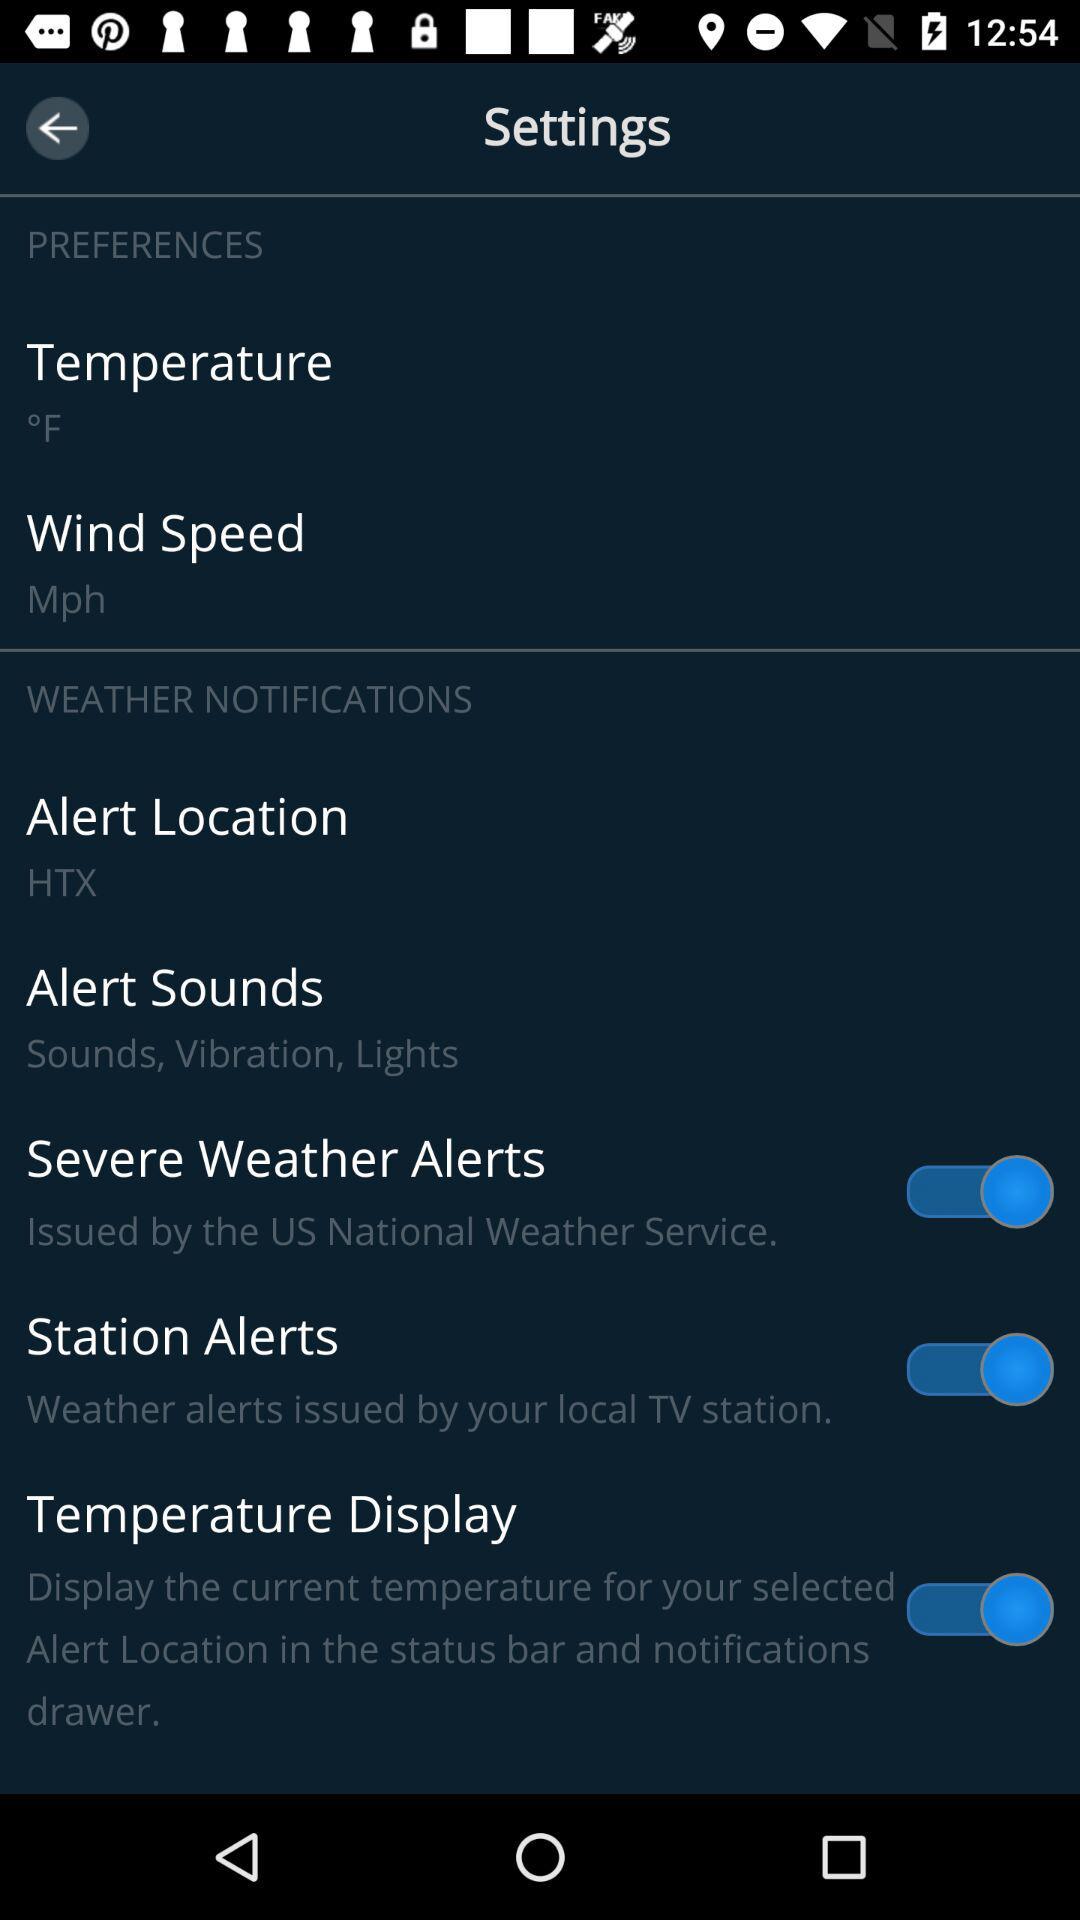 This screenshot has height=1920, width=1080. Describe the element at coordinates (56, 127) in the screenshot. I see `the arrow_backward icon` at that location.